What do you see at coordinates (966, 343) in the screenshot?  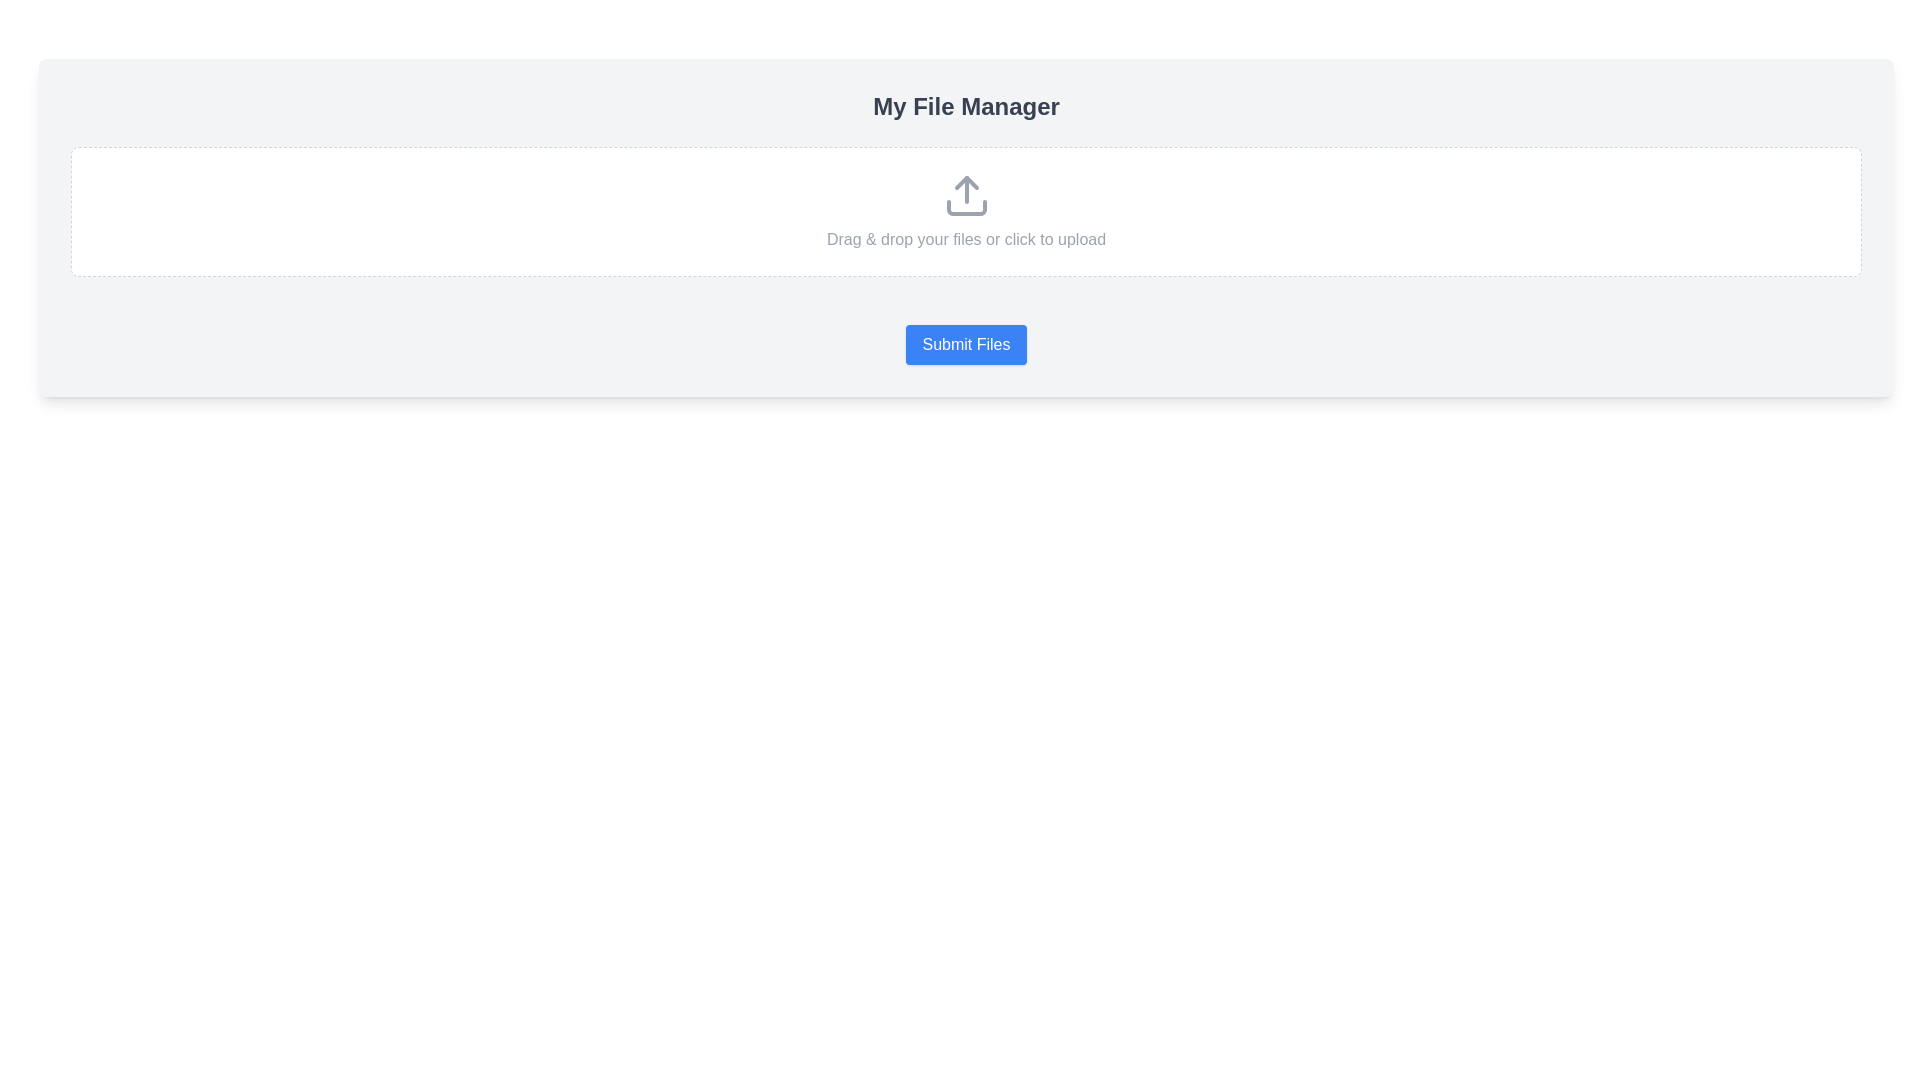 I see `the 'Submit Files' button, a rectangular button with a blue background and white text, located at the bottom of the 'My File Manager' panel` at bounding box center [966, 343].